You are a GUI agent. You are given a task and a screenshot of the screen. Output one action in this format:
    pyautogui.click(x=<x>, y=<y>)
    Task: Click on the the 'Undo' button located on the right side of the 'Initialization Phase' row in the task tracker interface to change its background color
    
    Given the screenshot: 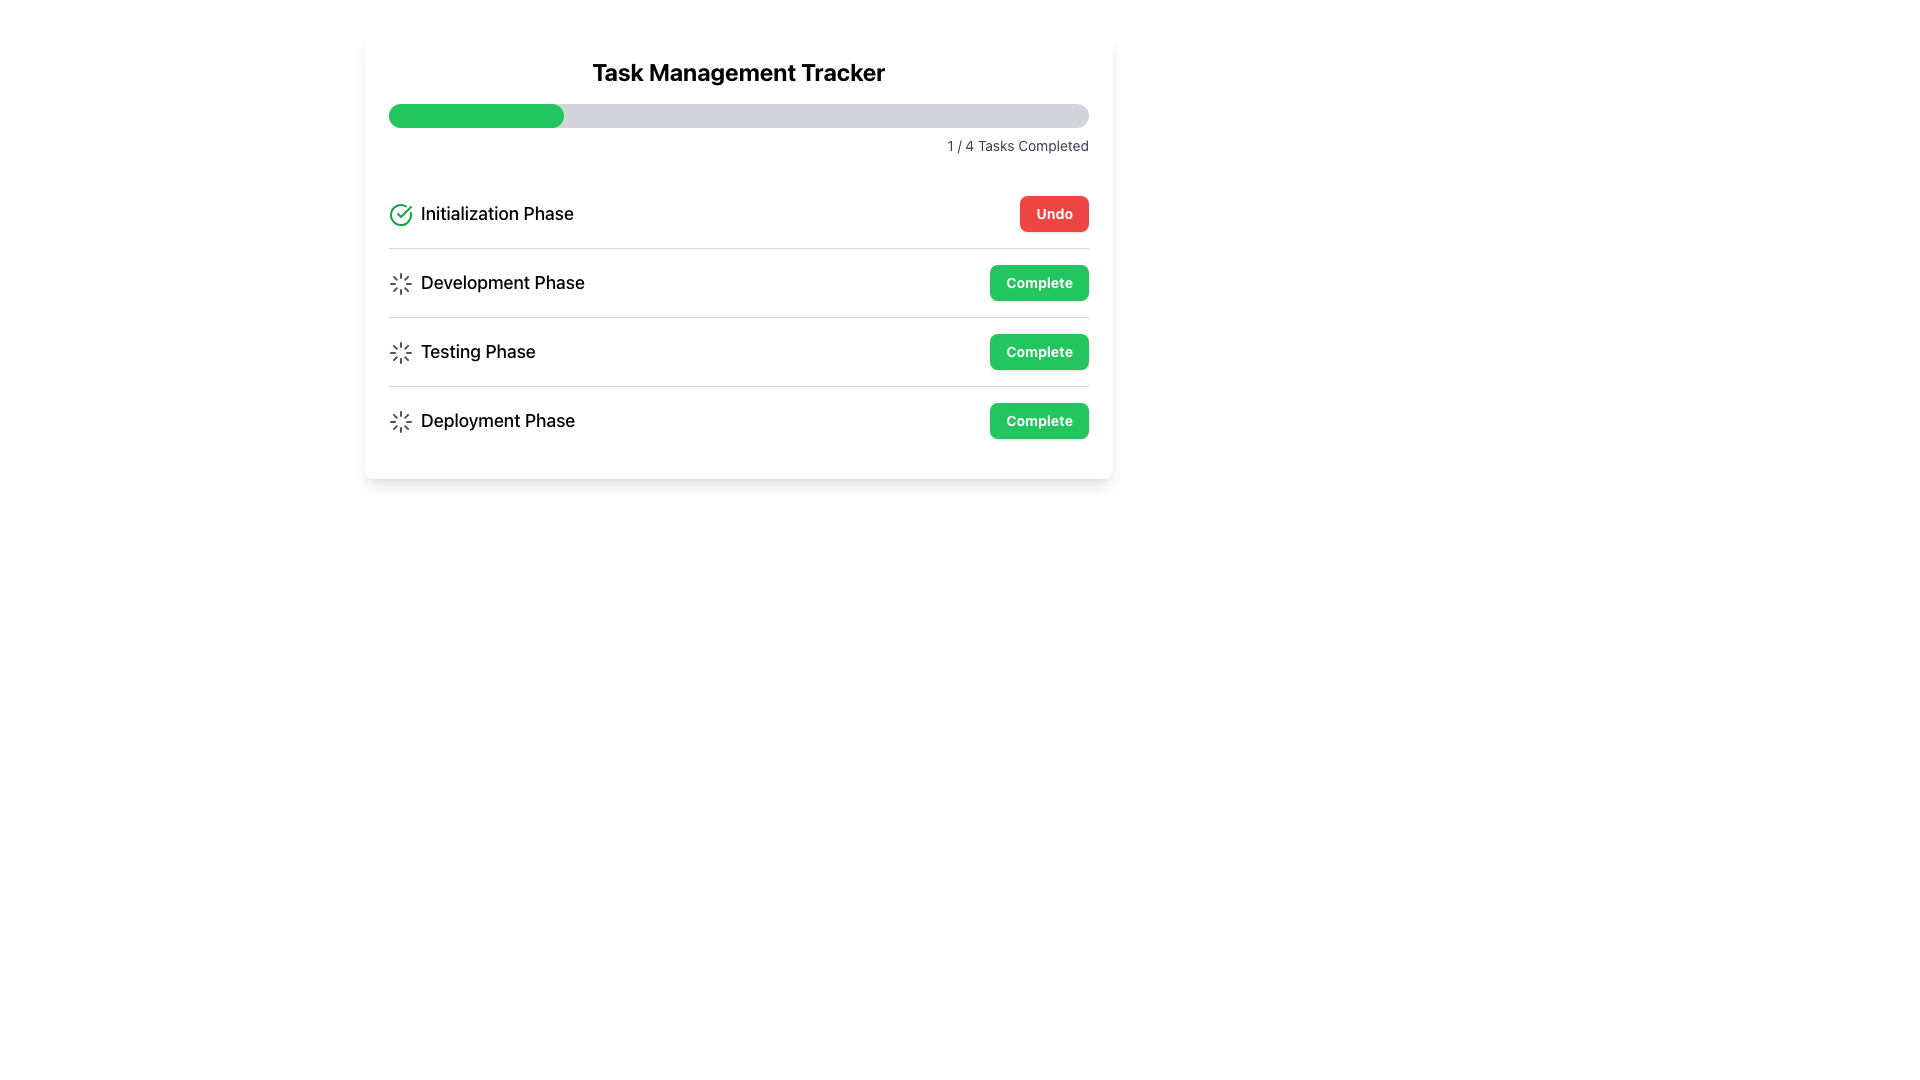 What is the action you would take?
    pyautogui.click(x=1053, y=213)
    